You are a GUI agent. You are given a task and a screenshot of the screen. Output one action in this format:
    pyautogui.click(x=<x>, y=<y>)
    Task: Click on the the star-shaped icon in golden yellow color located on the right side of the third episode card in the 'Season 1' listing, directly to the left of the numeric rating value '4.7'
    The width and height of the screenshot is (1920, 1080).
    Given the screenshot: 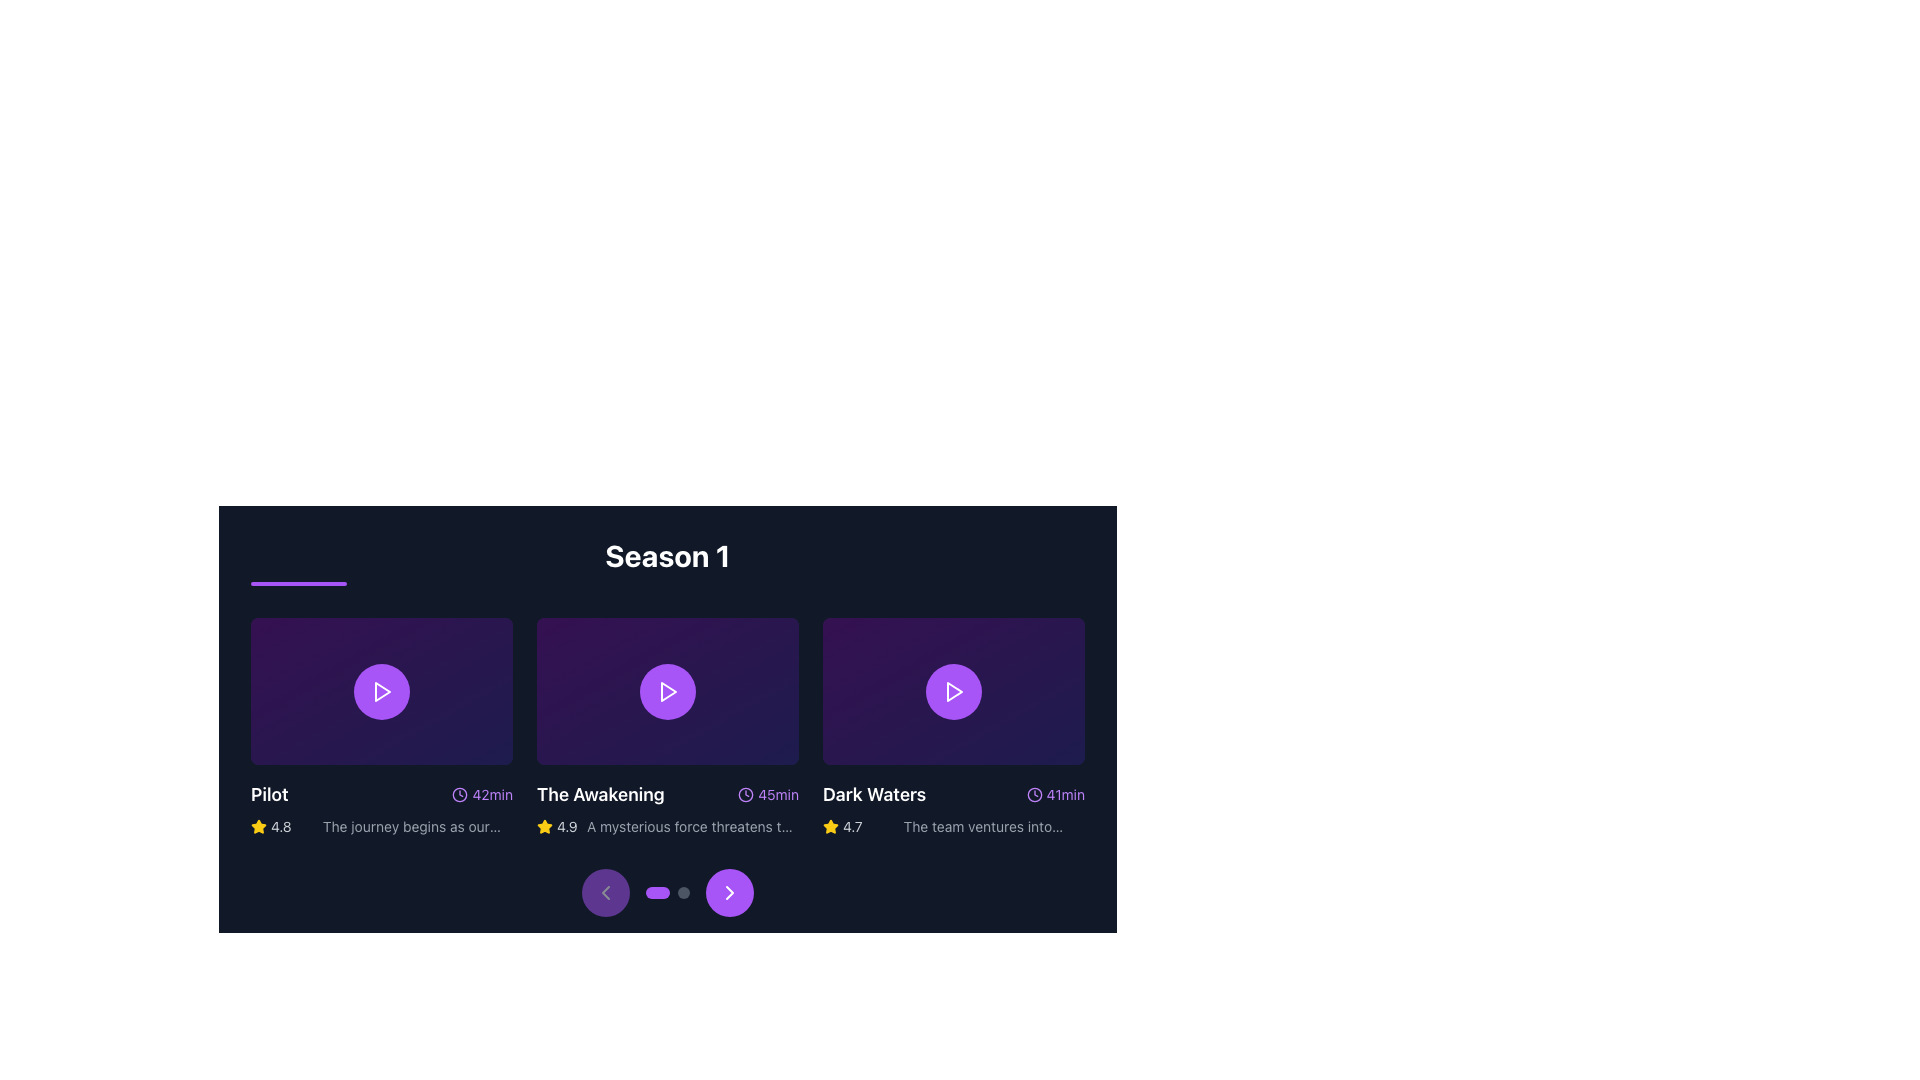 What is the action you would take?
    pyautogui.click(x=830, y=826)
    